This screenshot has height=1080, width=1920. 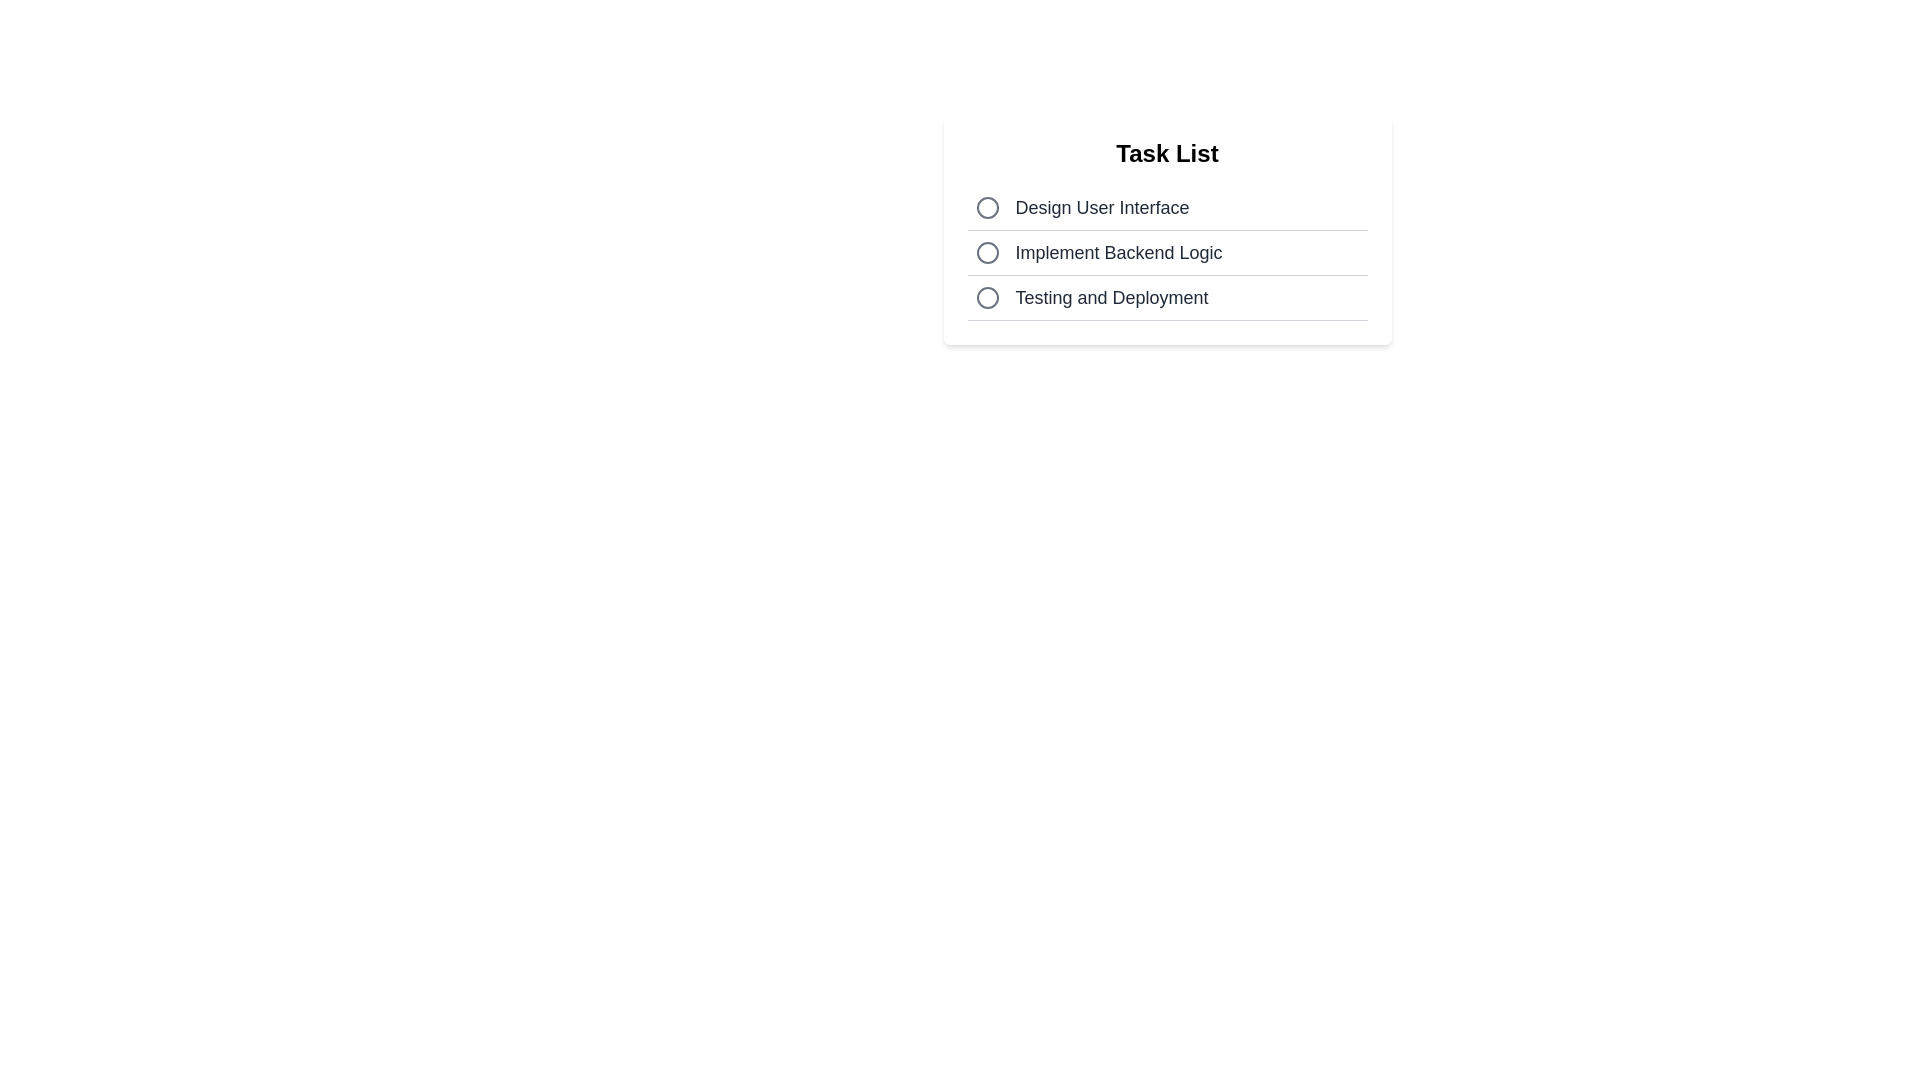 What do you see at coordinates (987, 297) in the screenshot?
I see `the Circle icon representing the status of the corresponding task located near the left side of the third list item in the vertical task list` at bounding box center [987, 297].